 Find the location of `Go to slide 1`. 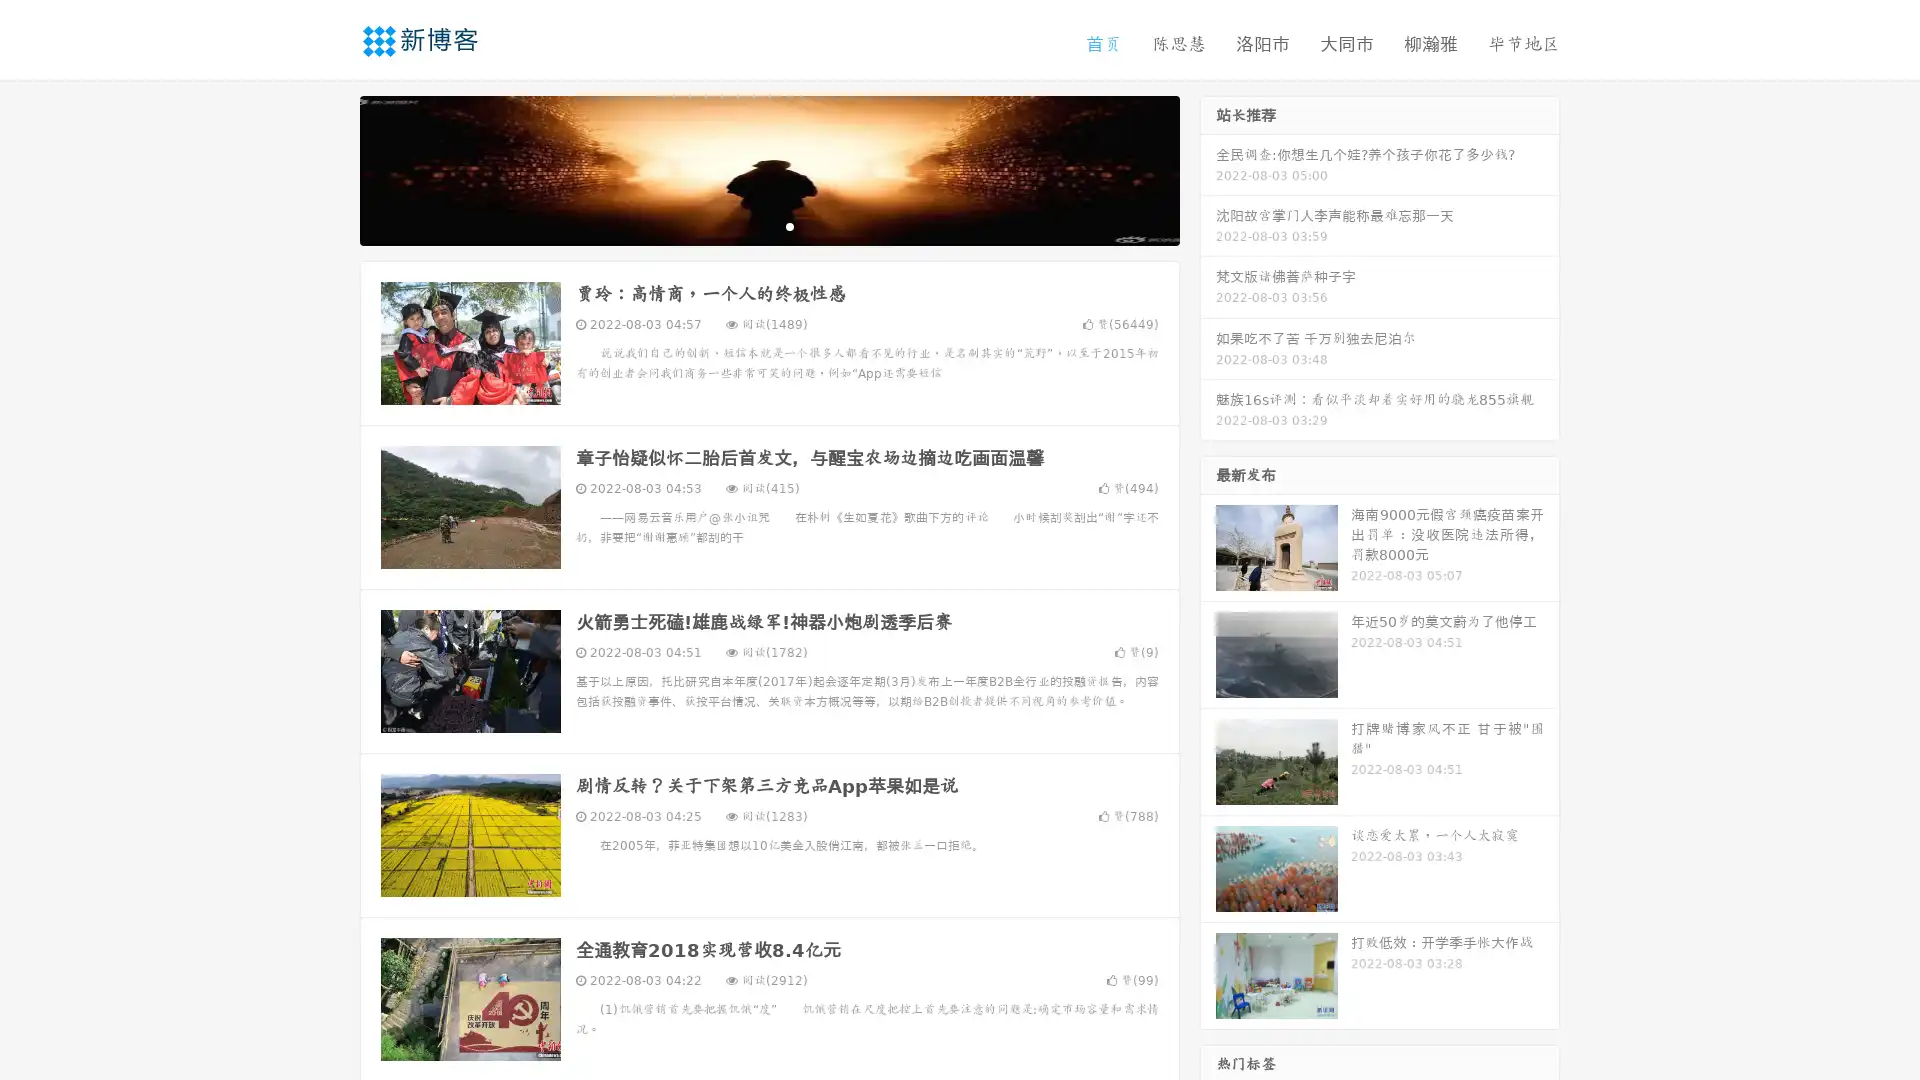

Go to slide 1 is located at coordinates (748, 225).